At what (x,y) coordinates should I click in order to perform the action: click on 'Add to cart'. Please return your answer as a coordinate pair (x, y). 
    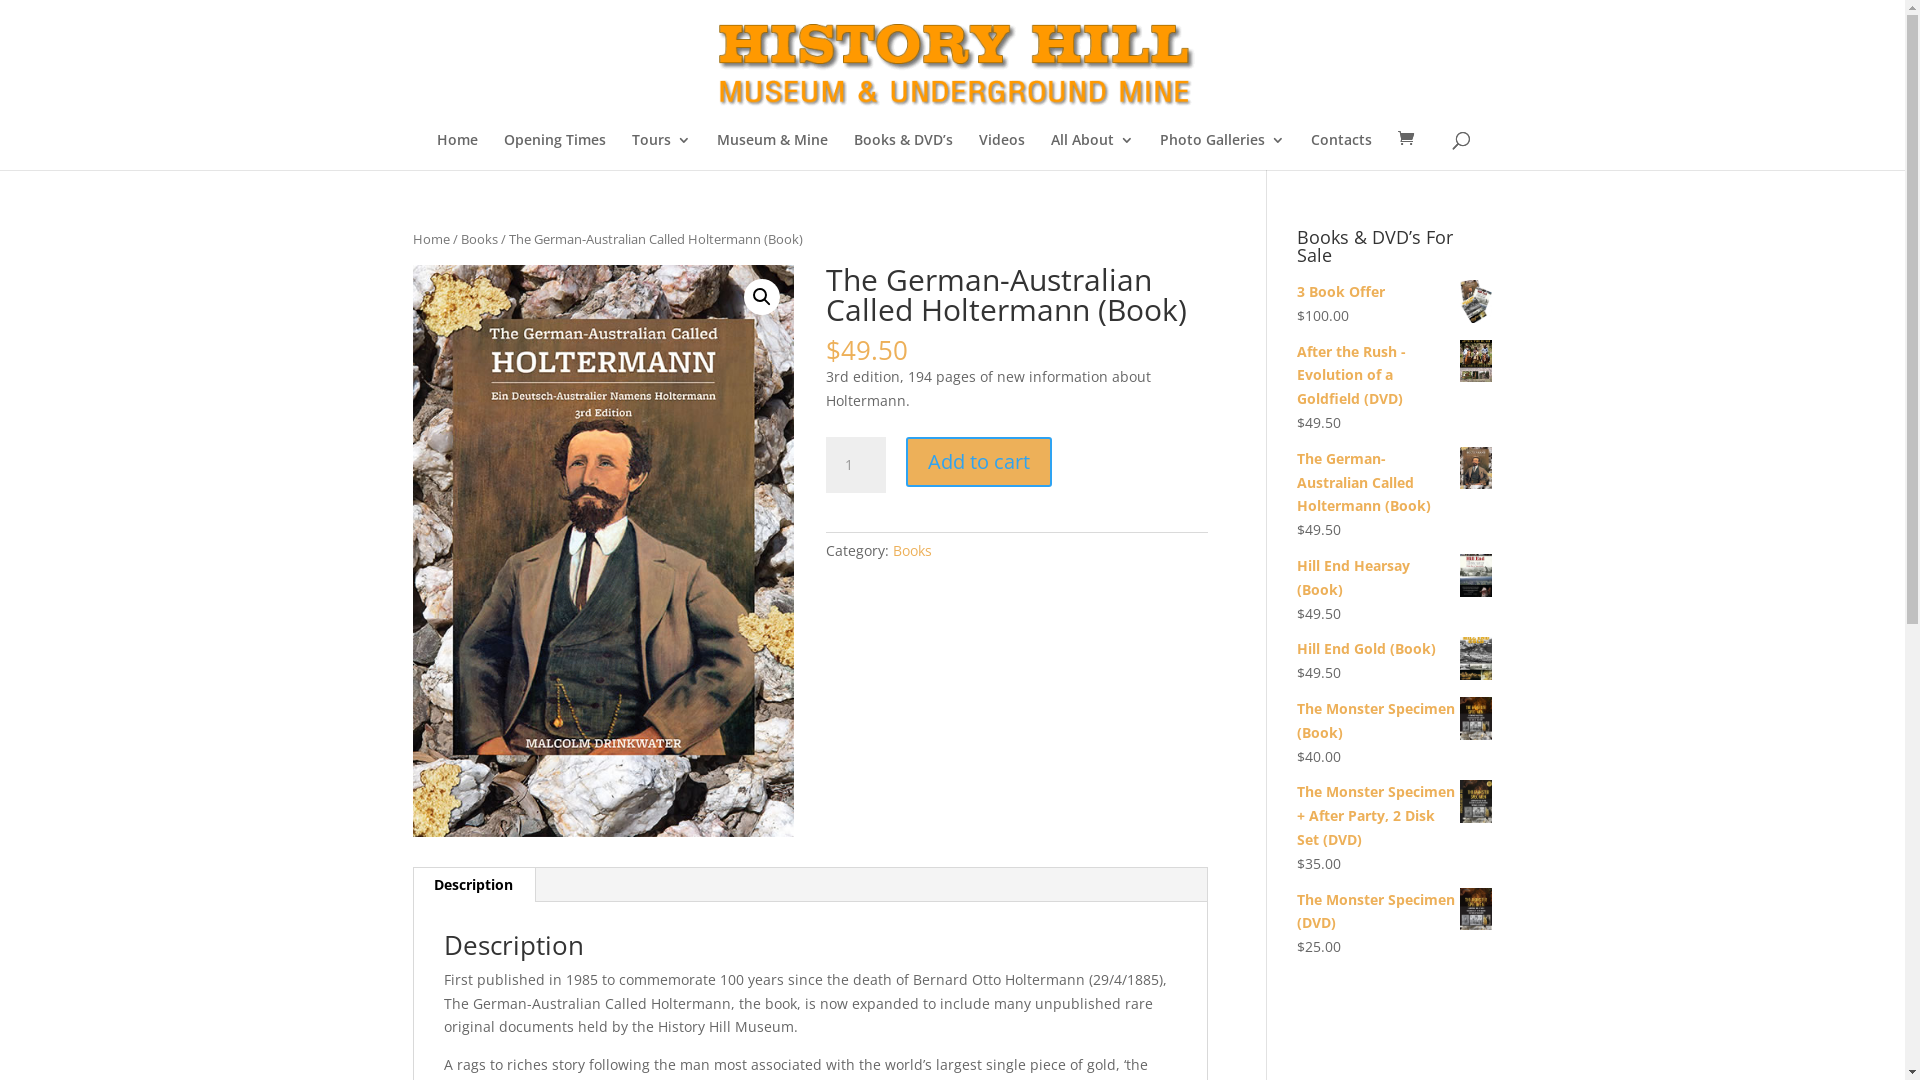
    Looking at the image, I should click on (979, 462).